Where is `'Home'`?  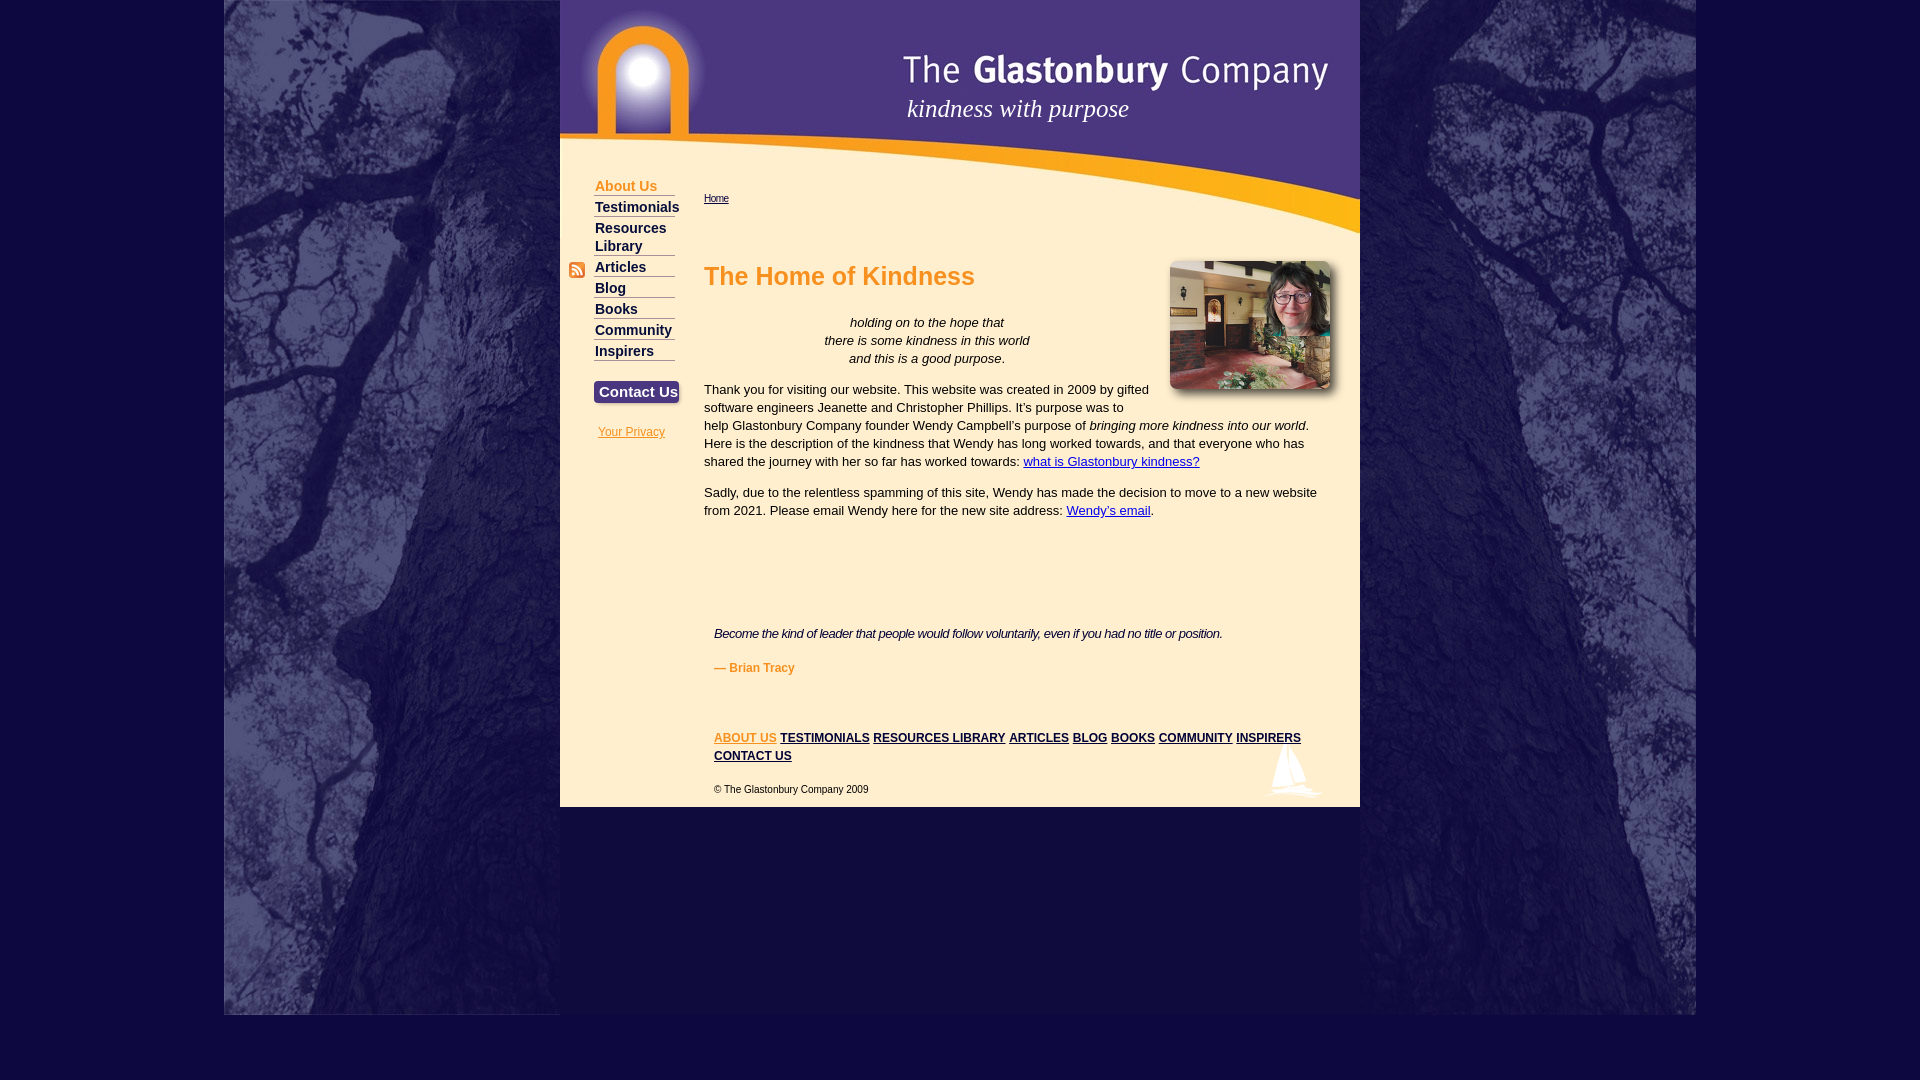 'Home' is located at coordinates (716, 198).